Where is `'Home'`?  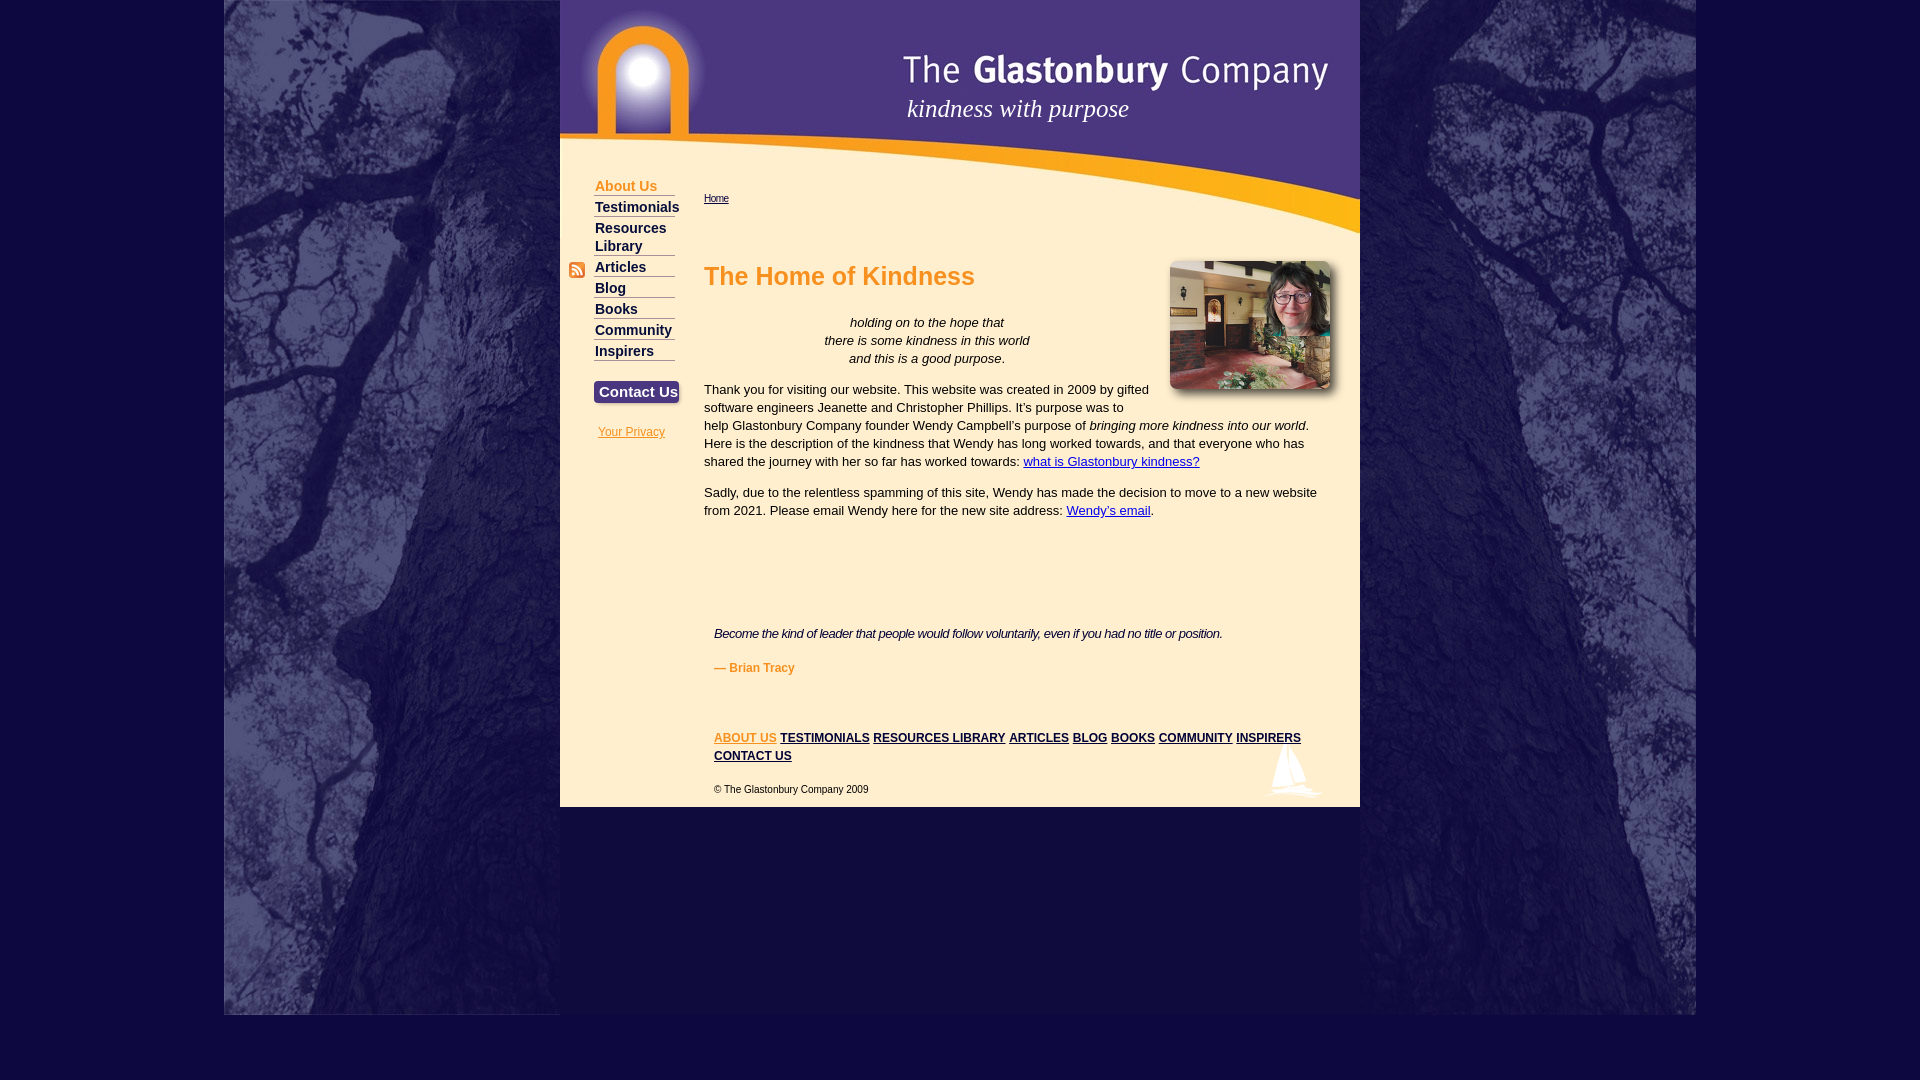 'Home' is located at coordinates (716, 198).